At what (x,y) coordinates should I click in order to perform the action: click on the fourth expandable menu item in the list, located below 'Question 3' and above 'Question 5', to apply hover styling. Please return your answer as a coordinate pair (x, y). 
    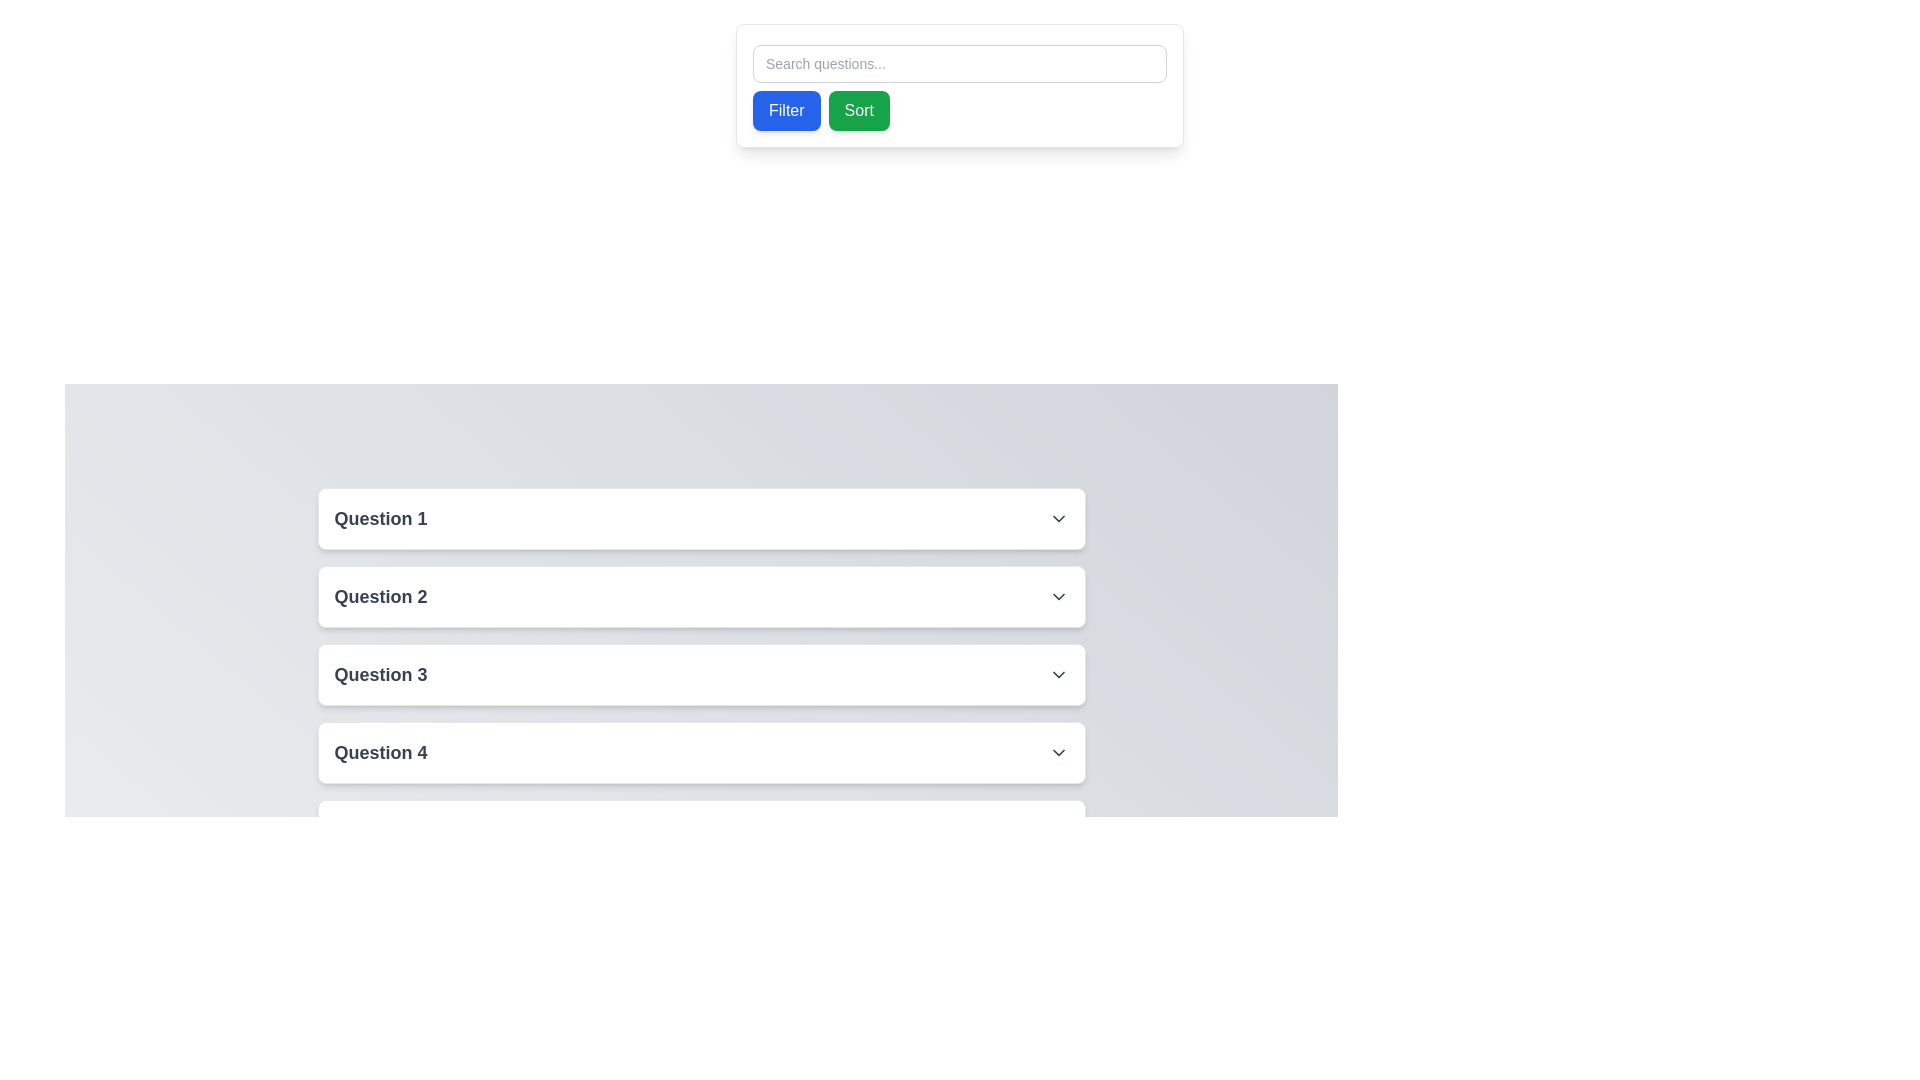
    Looking at the image, I should click on (701, 752).